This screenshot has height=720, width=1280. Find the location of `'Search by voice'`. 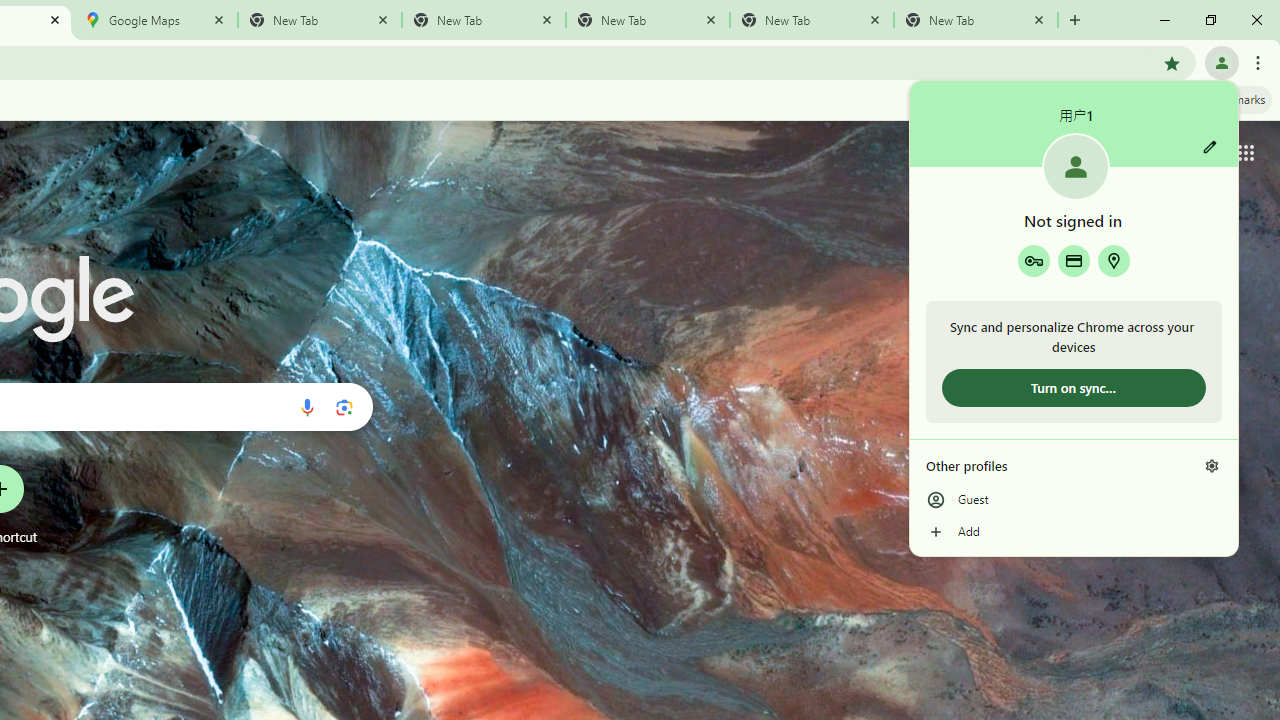

'Search by voice' is located at coordinates (306, 406).